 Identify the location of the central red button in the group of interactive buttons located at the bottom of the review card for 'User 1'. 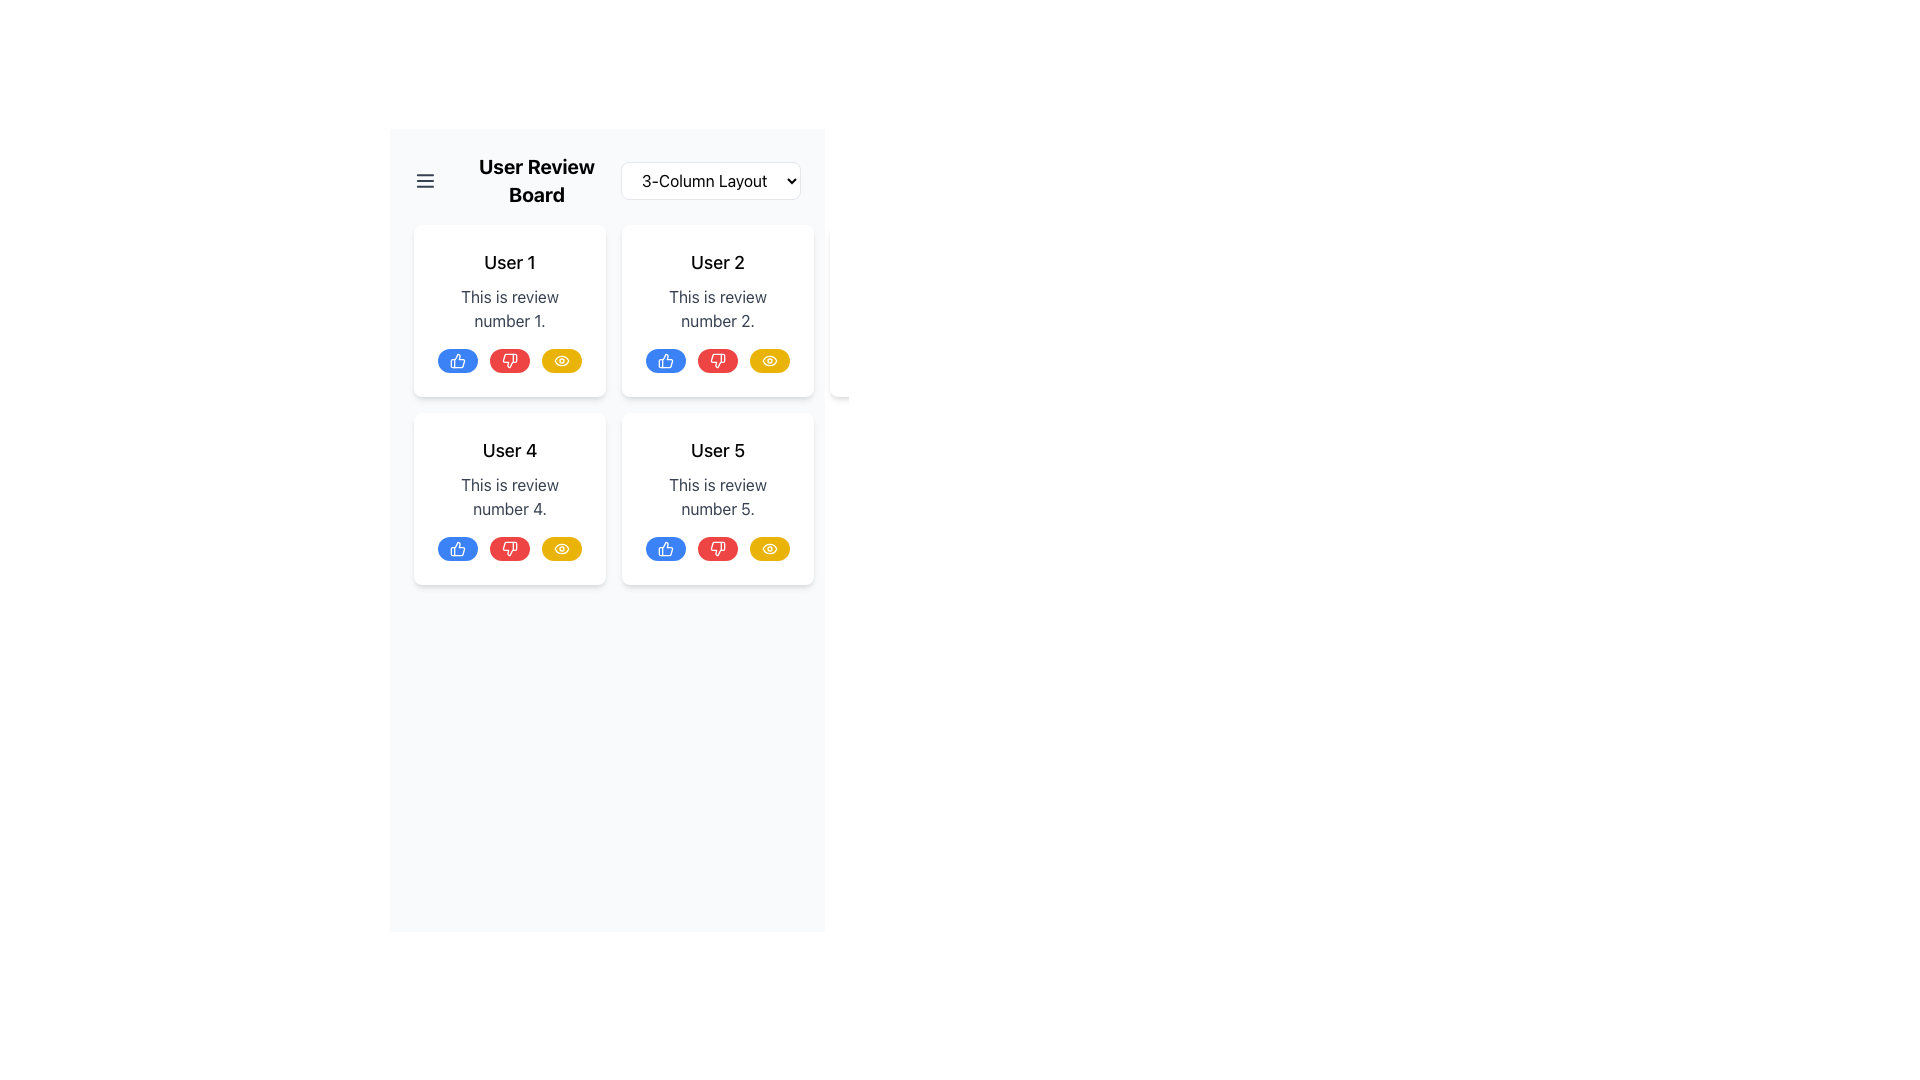
(509, 361).